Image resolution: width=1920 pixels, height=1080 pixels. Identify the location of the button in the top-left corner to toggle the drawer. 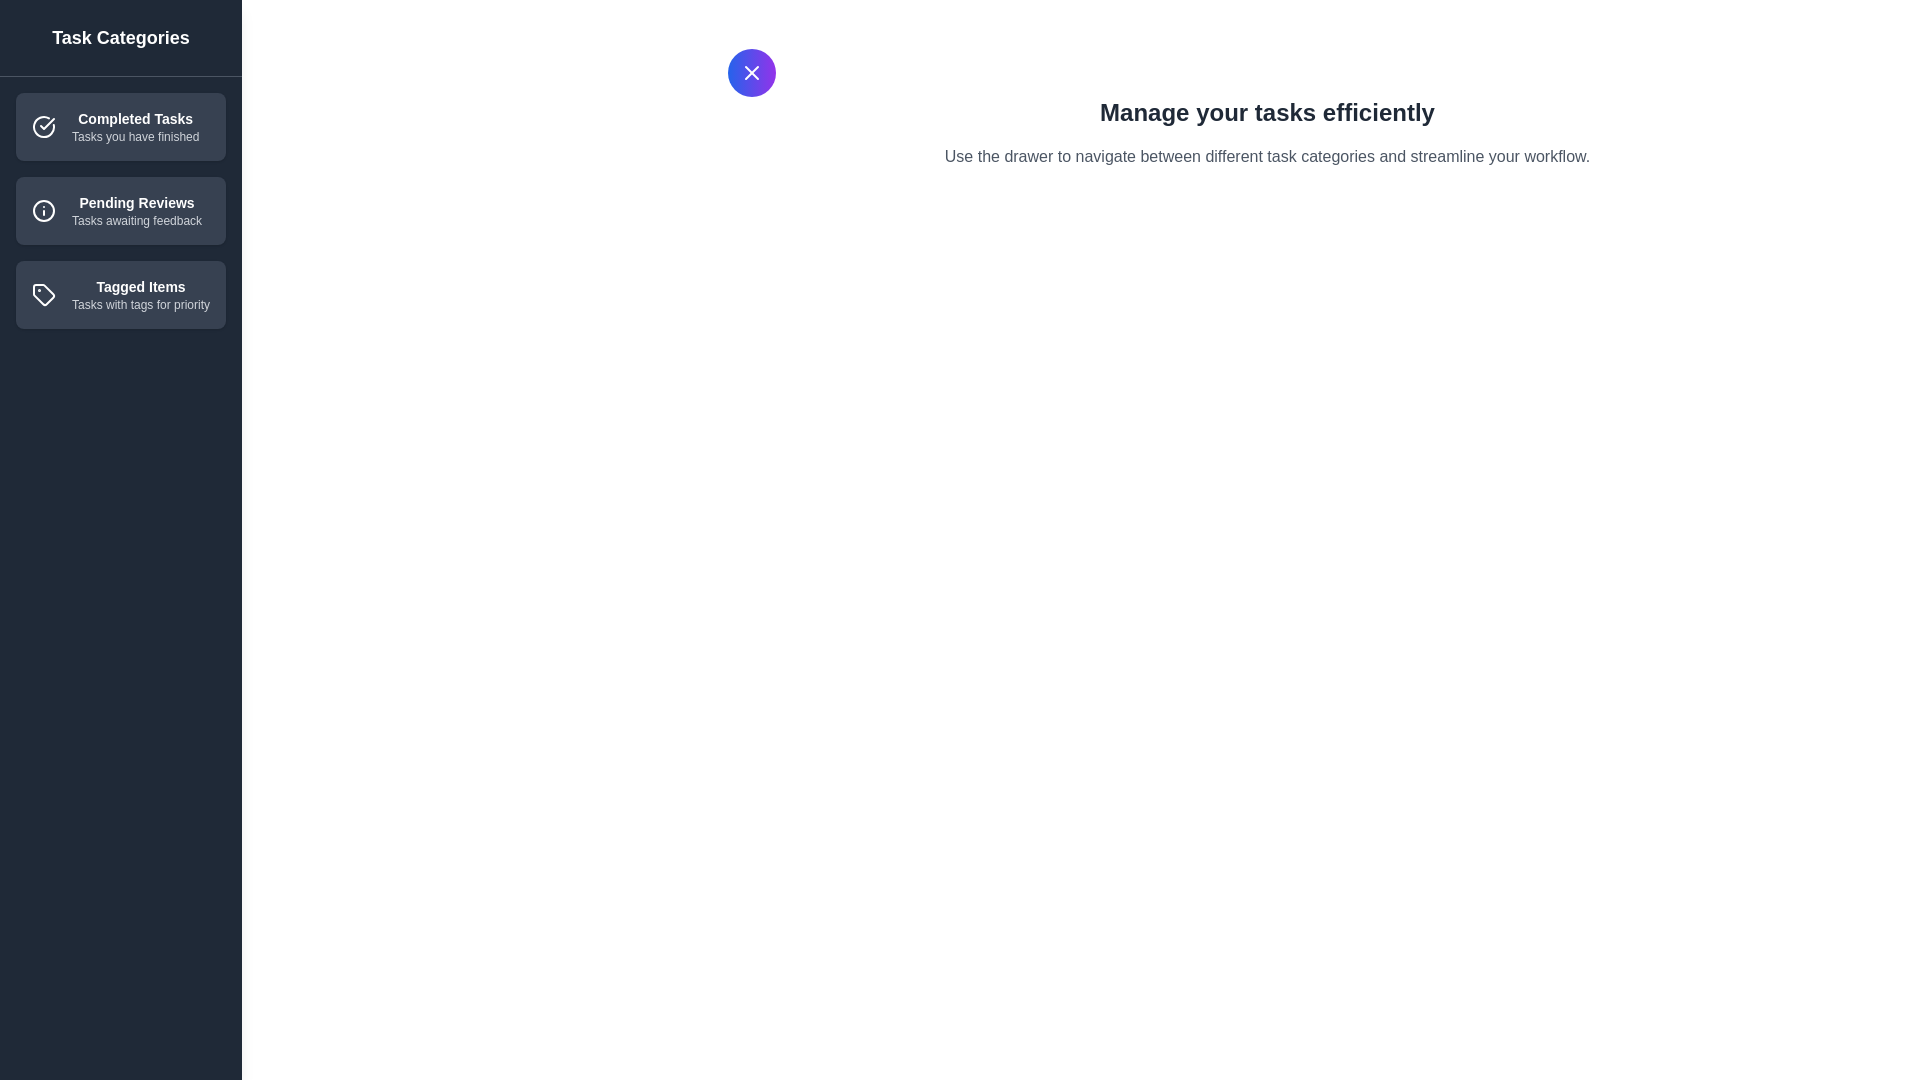
(751, 72).